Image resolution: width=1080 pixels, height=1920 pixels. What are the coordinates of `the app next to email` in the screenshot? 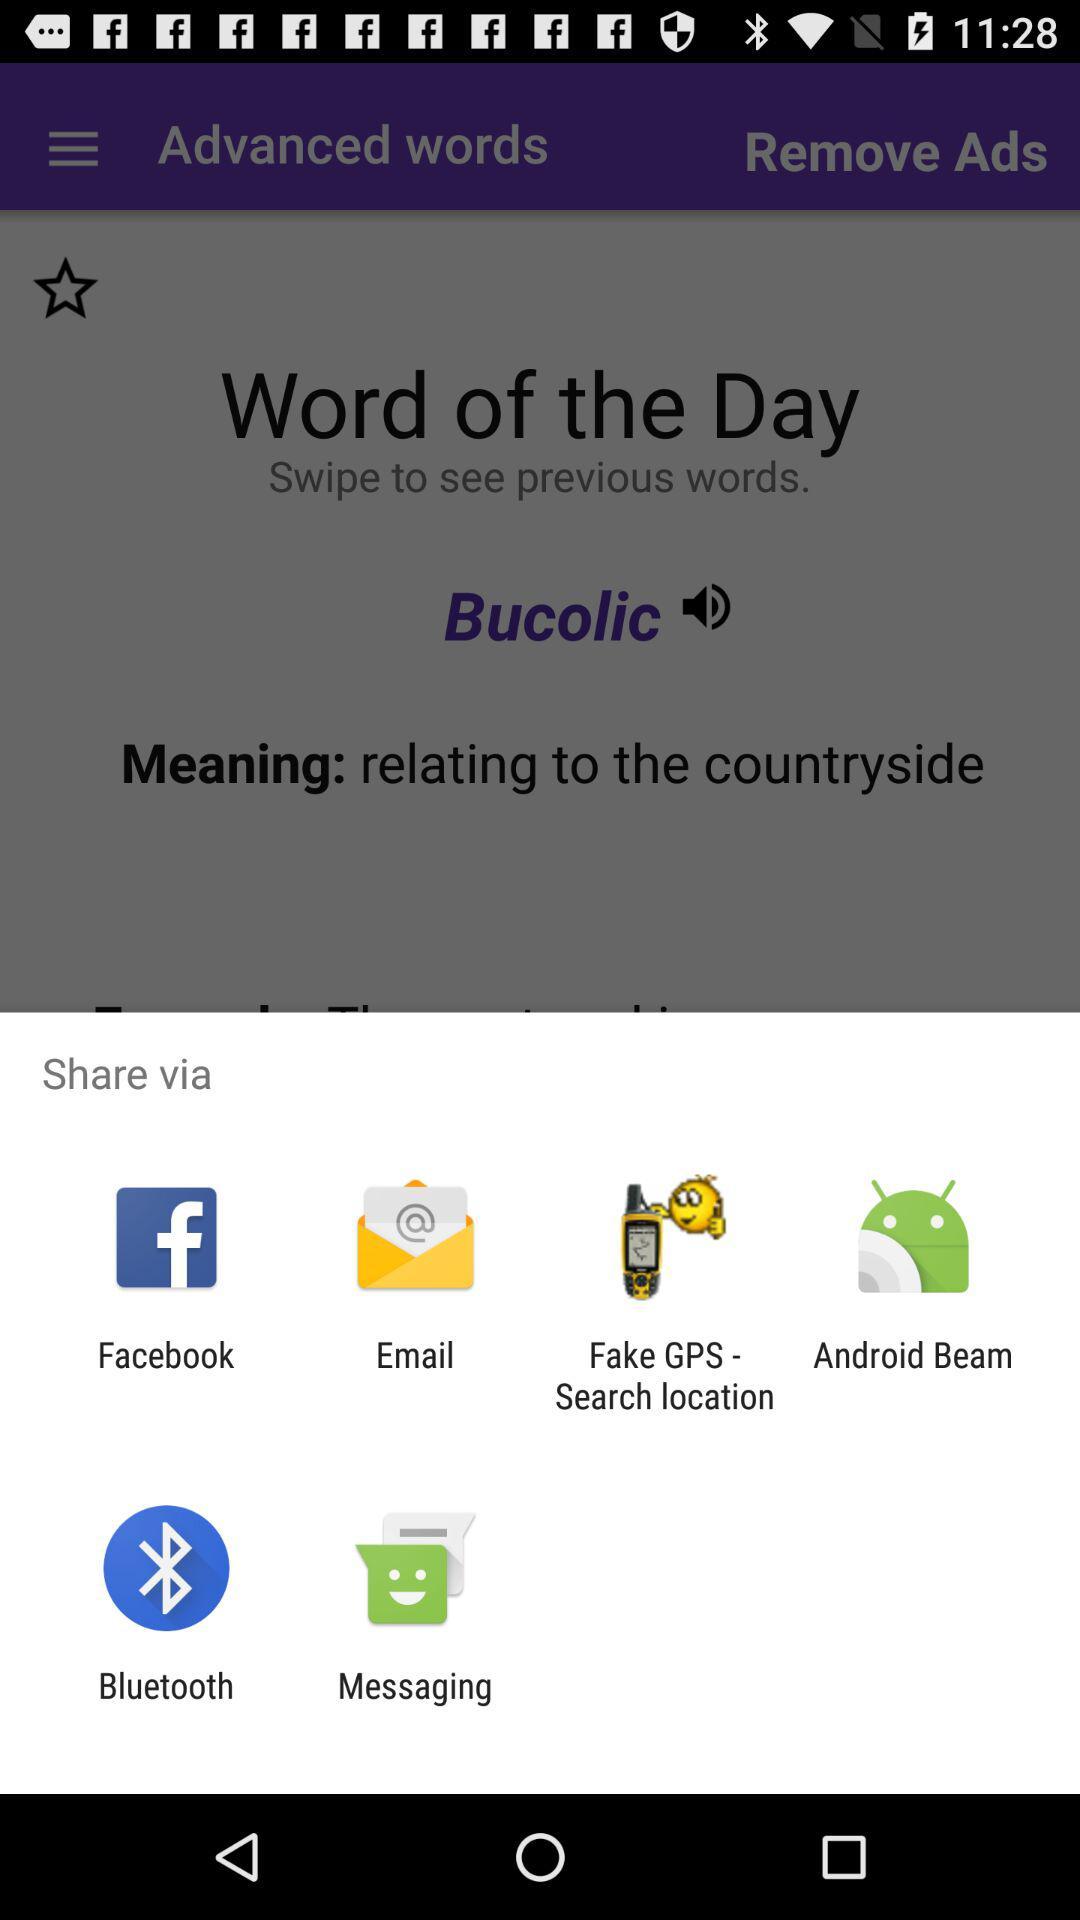 It's located at (165, 1374).